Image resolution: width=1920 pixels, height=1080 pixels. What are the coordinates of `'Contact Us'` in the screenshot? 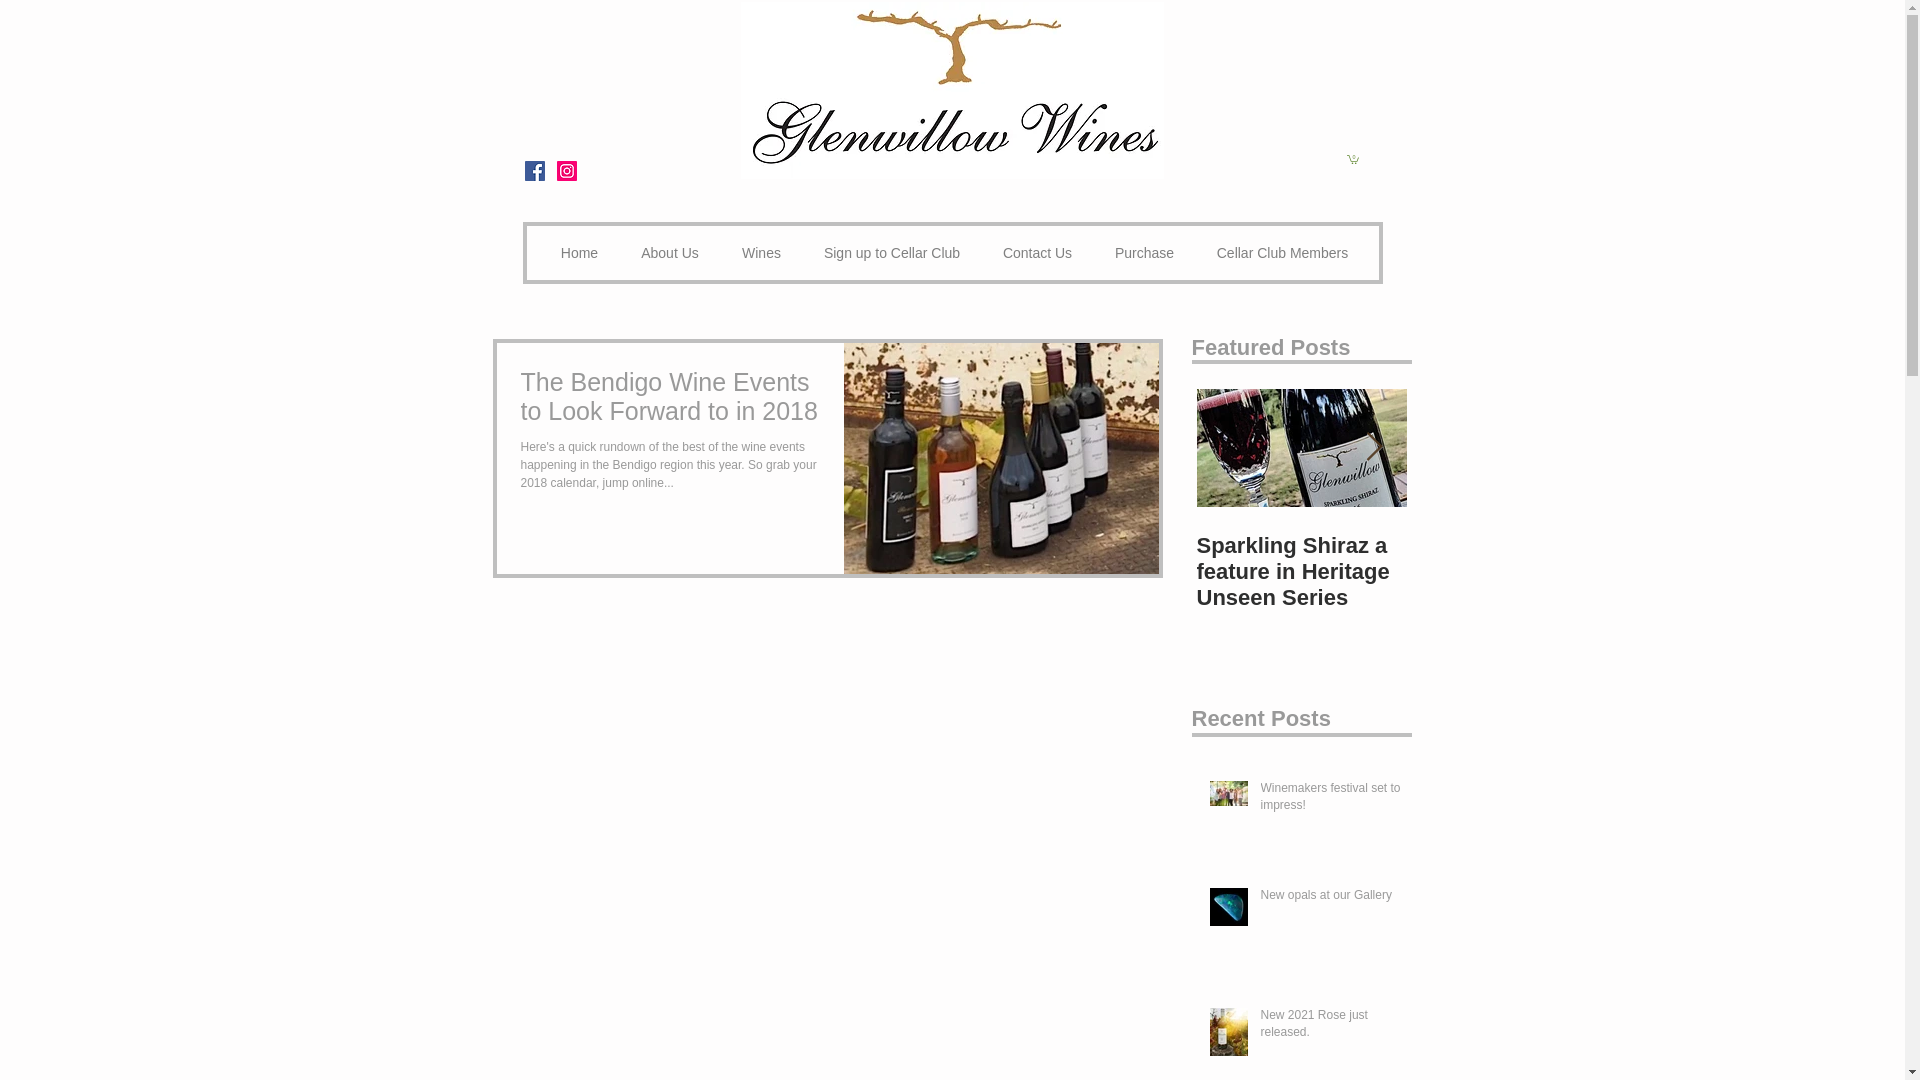 It's located at (982, 252).